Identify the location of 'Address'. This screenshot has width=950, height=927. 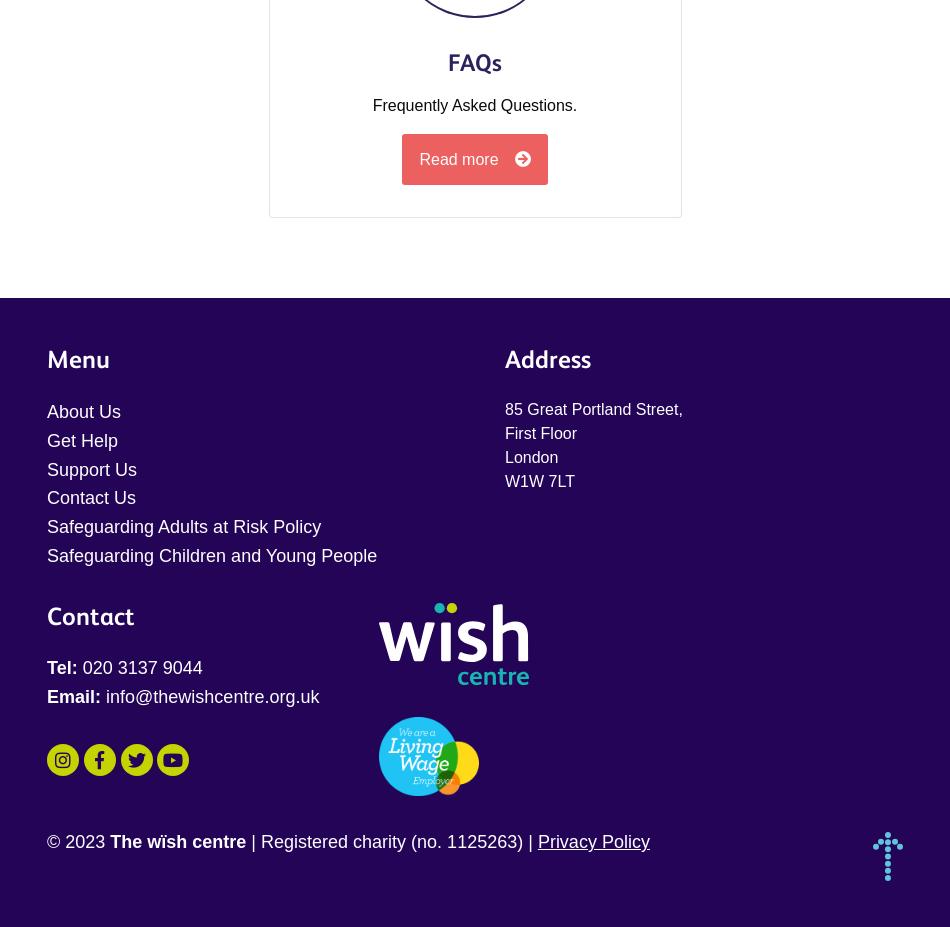
(547, 358).